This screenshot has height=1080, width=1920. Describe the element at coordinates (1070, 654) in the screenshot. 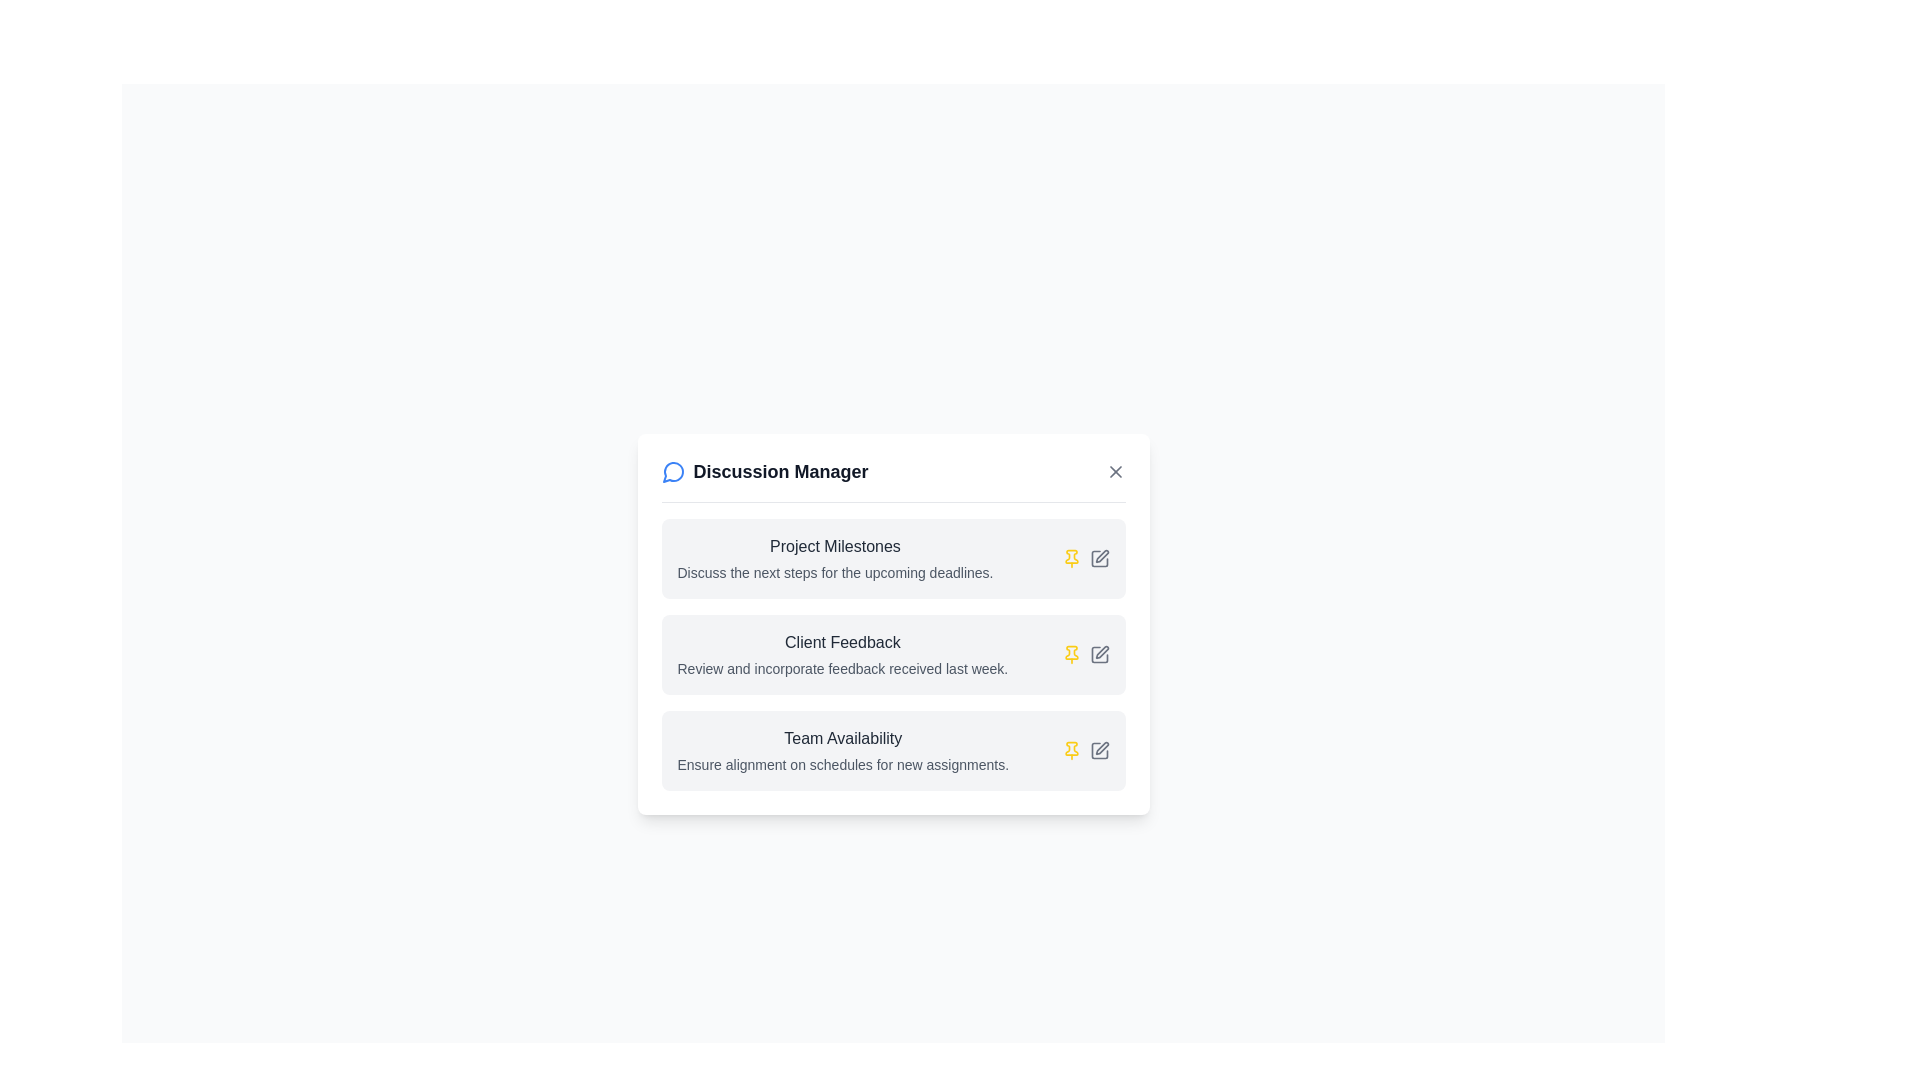

I see `the button located to the right of 'Client Feedback' and to the left of the edit icon` at that location.